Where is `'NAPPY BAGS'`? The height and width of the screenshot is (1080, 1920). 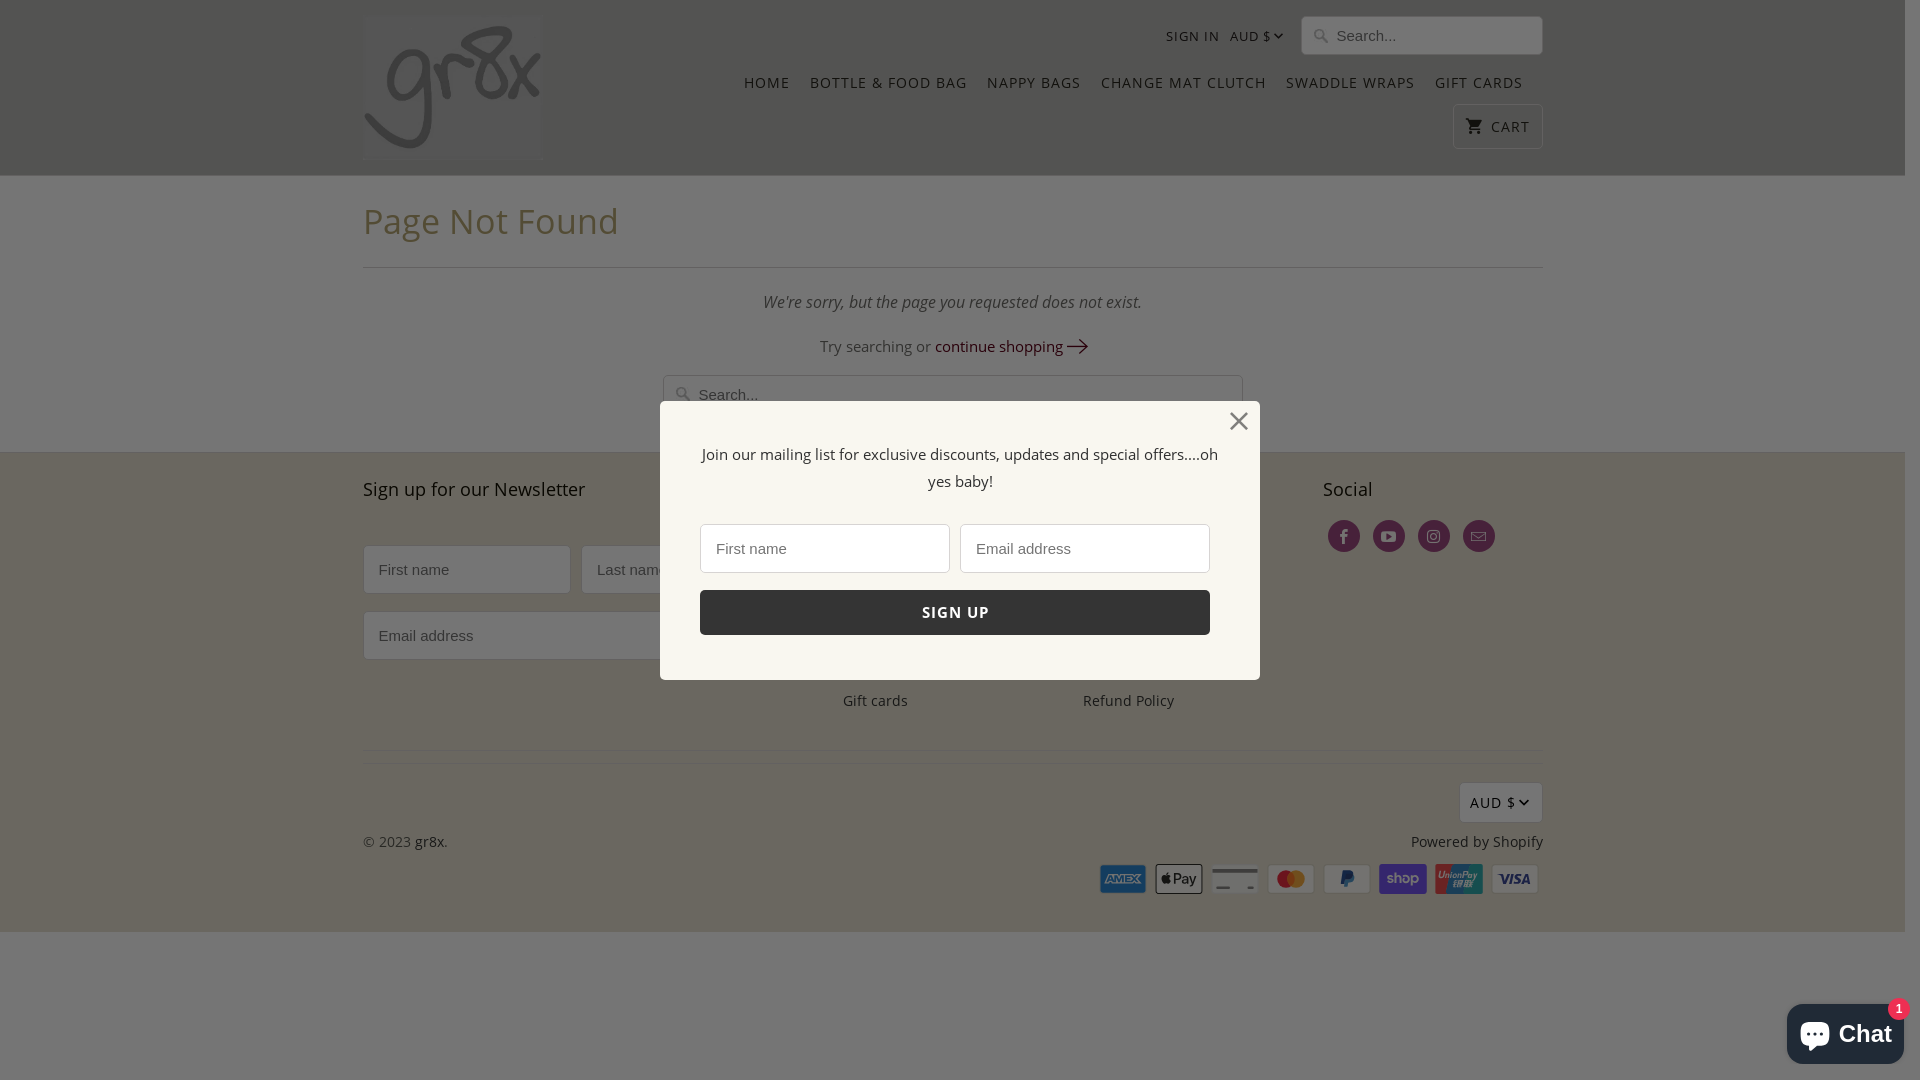 'NAPPY BAGS' is located at coordinates (1032, 87).